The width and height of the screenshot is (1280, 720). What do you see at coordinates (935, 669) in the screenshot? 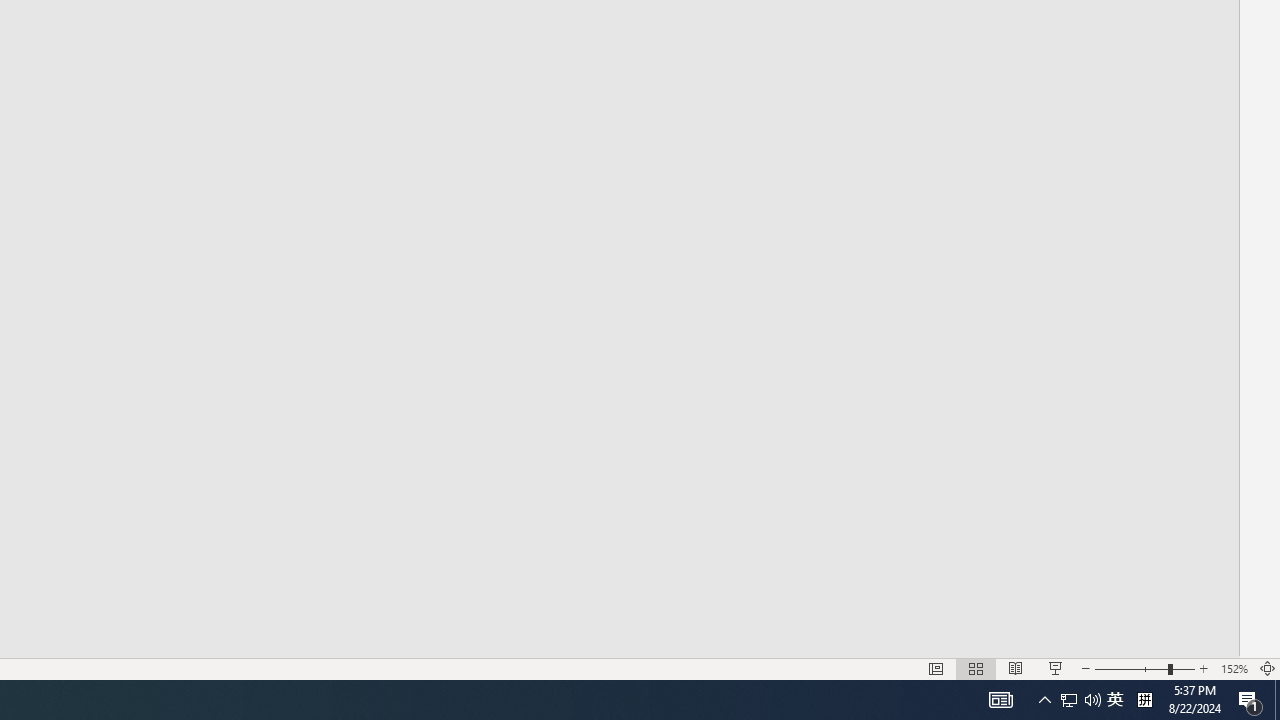
I see `'Normal'` at bounding box center [935, 669].